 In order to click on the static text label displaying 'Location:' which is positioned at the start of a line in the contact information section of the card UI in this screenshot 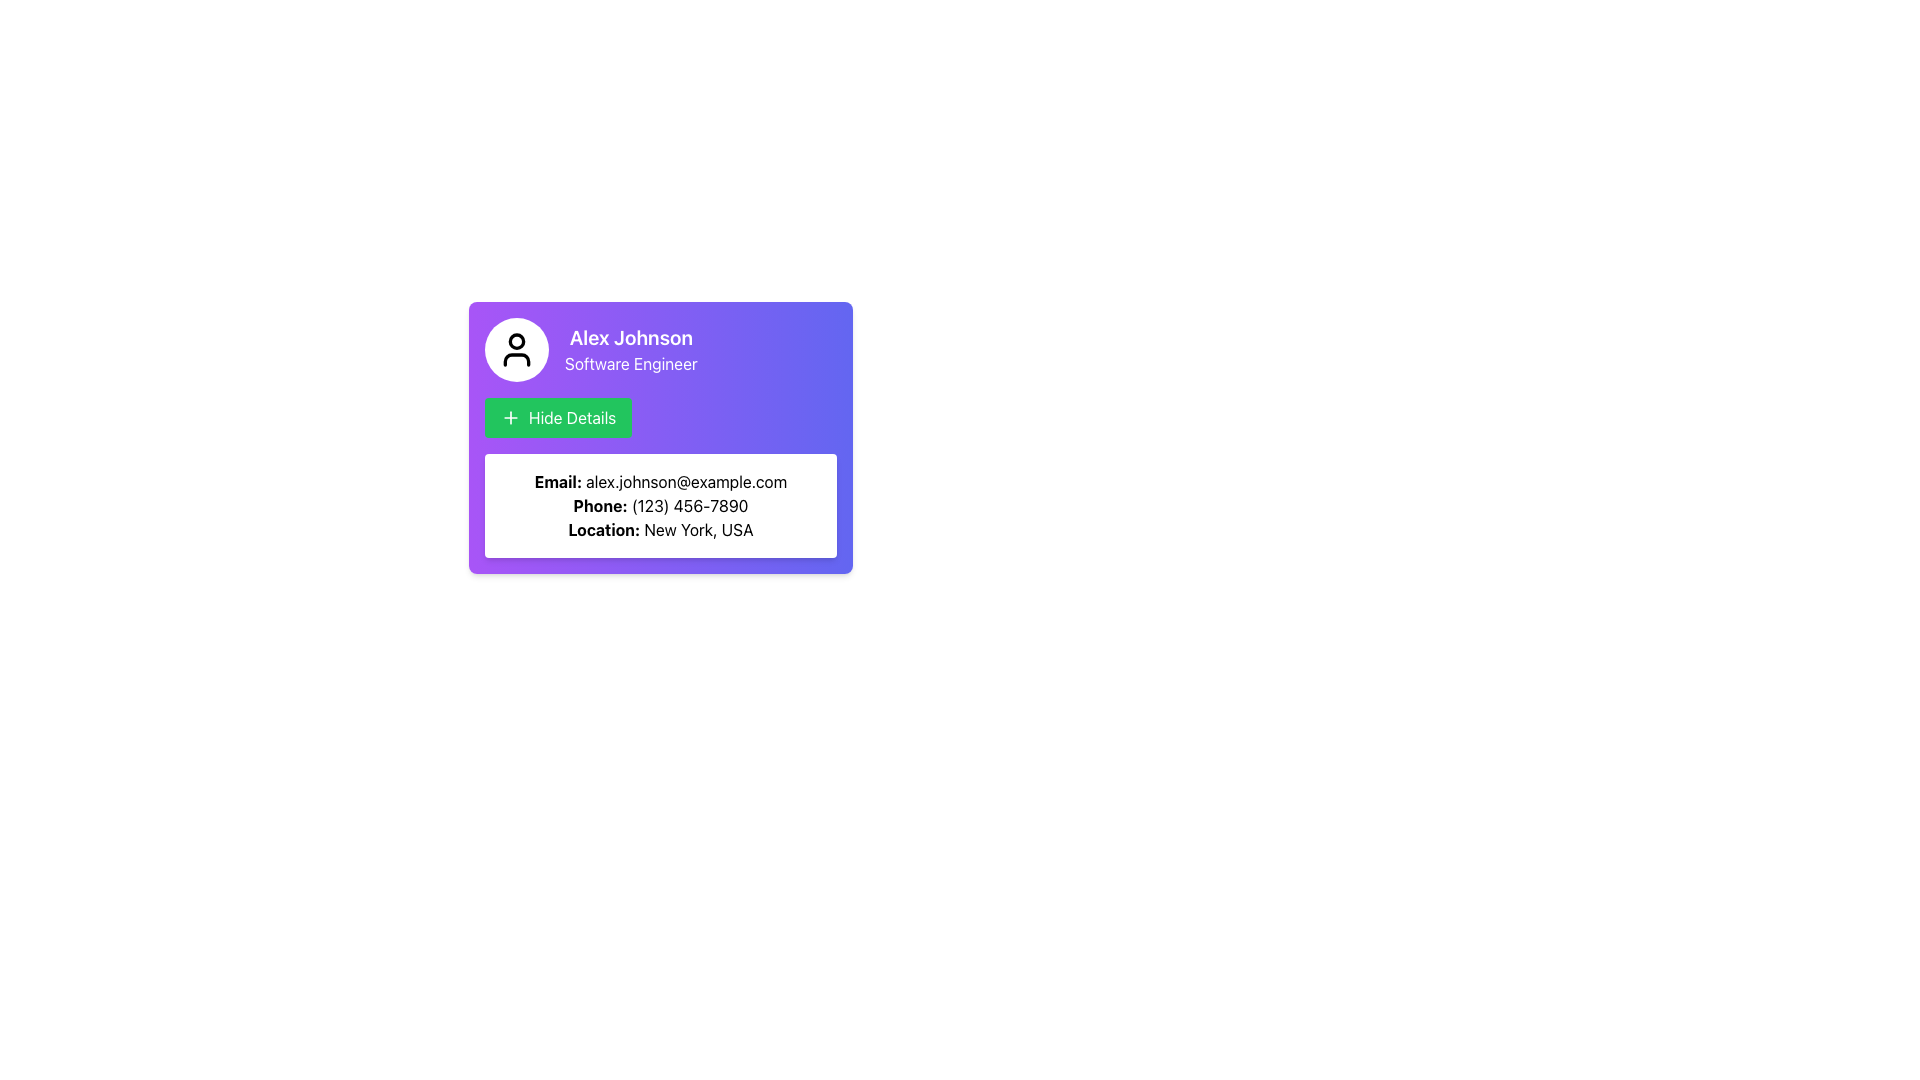, I will do `click(603, 528)`.